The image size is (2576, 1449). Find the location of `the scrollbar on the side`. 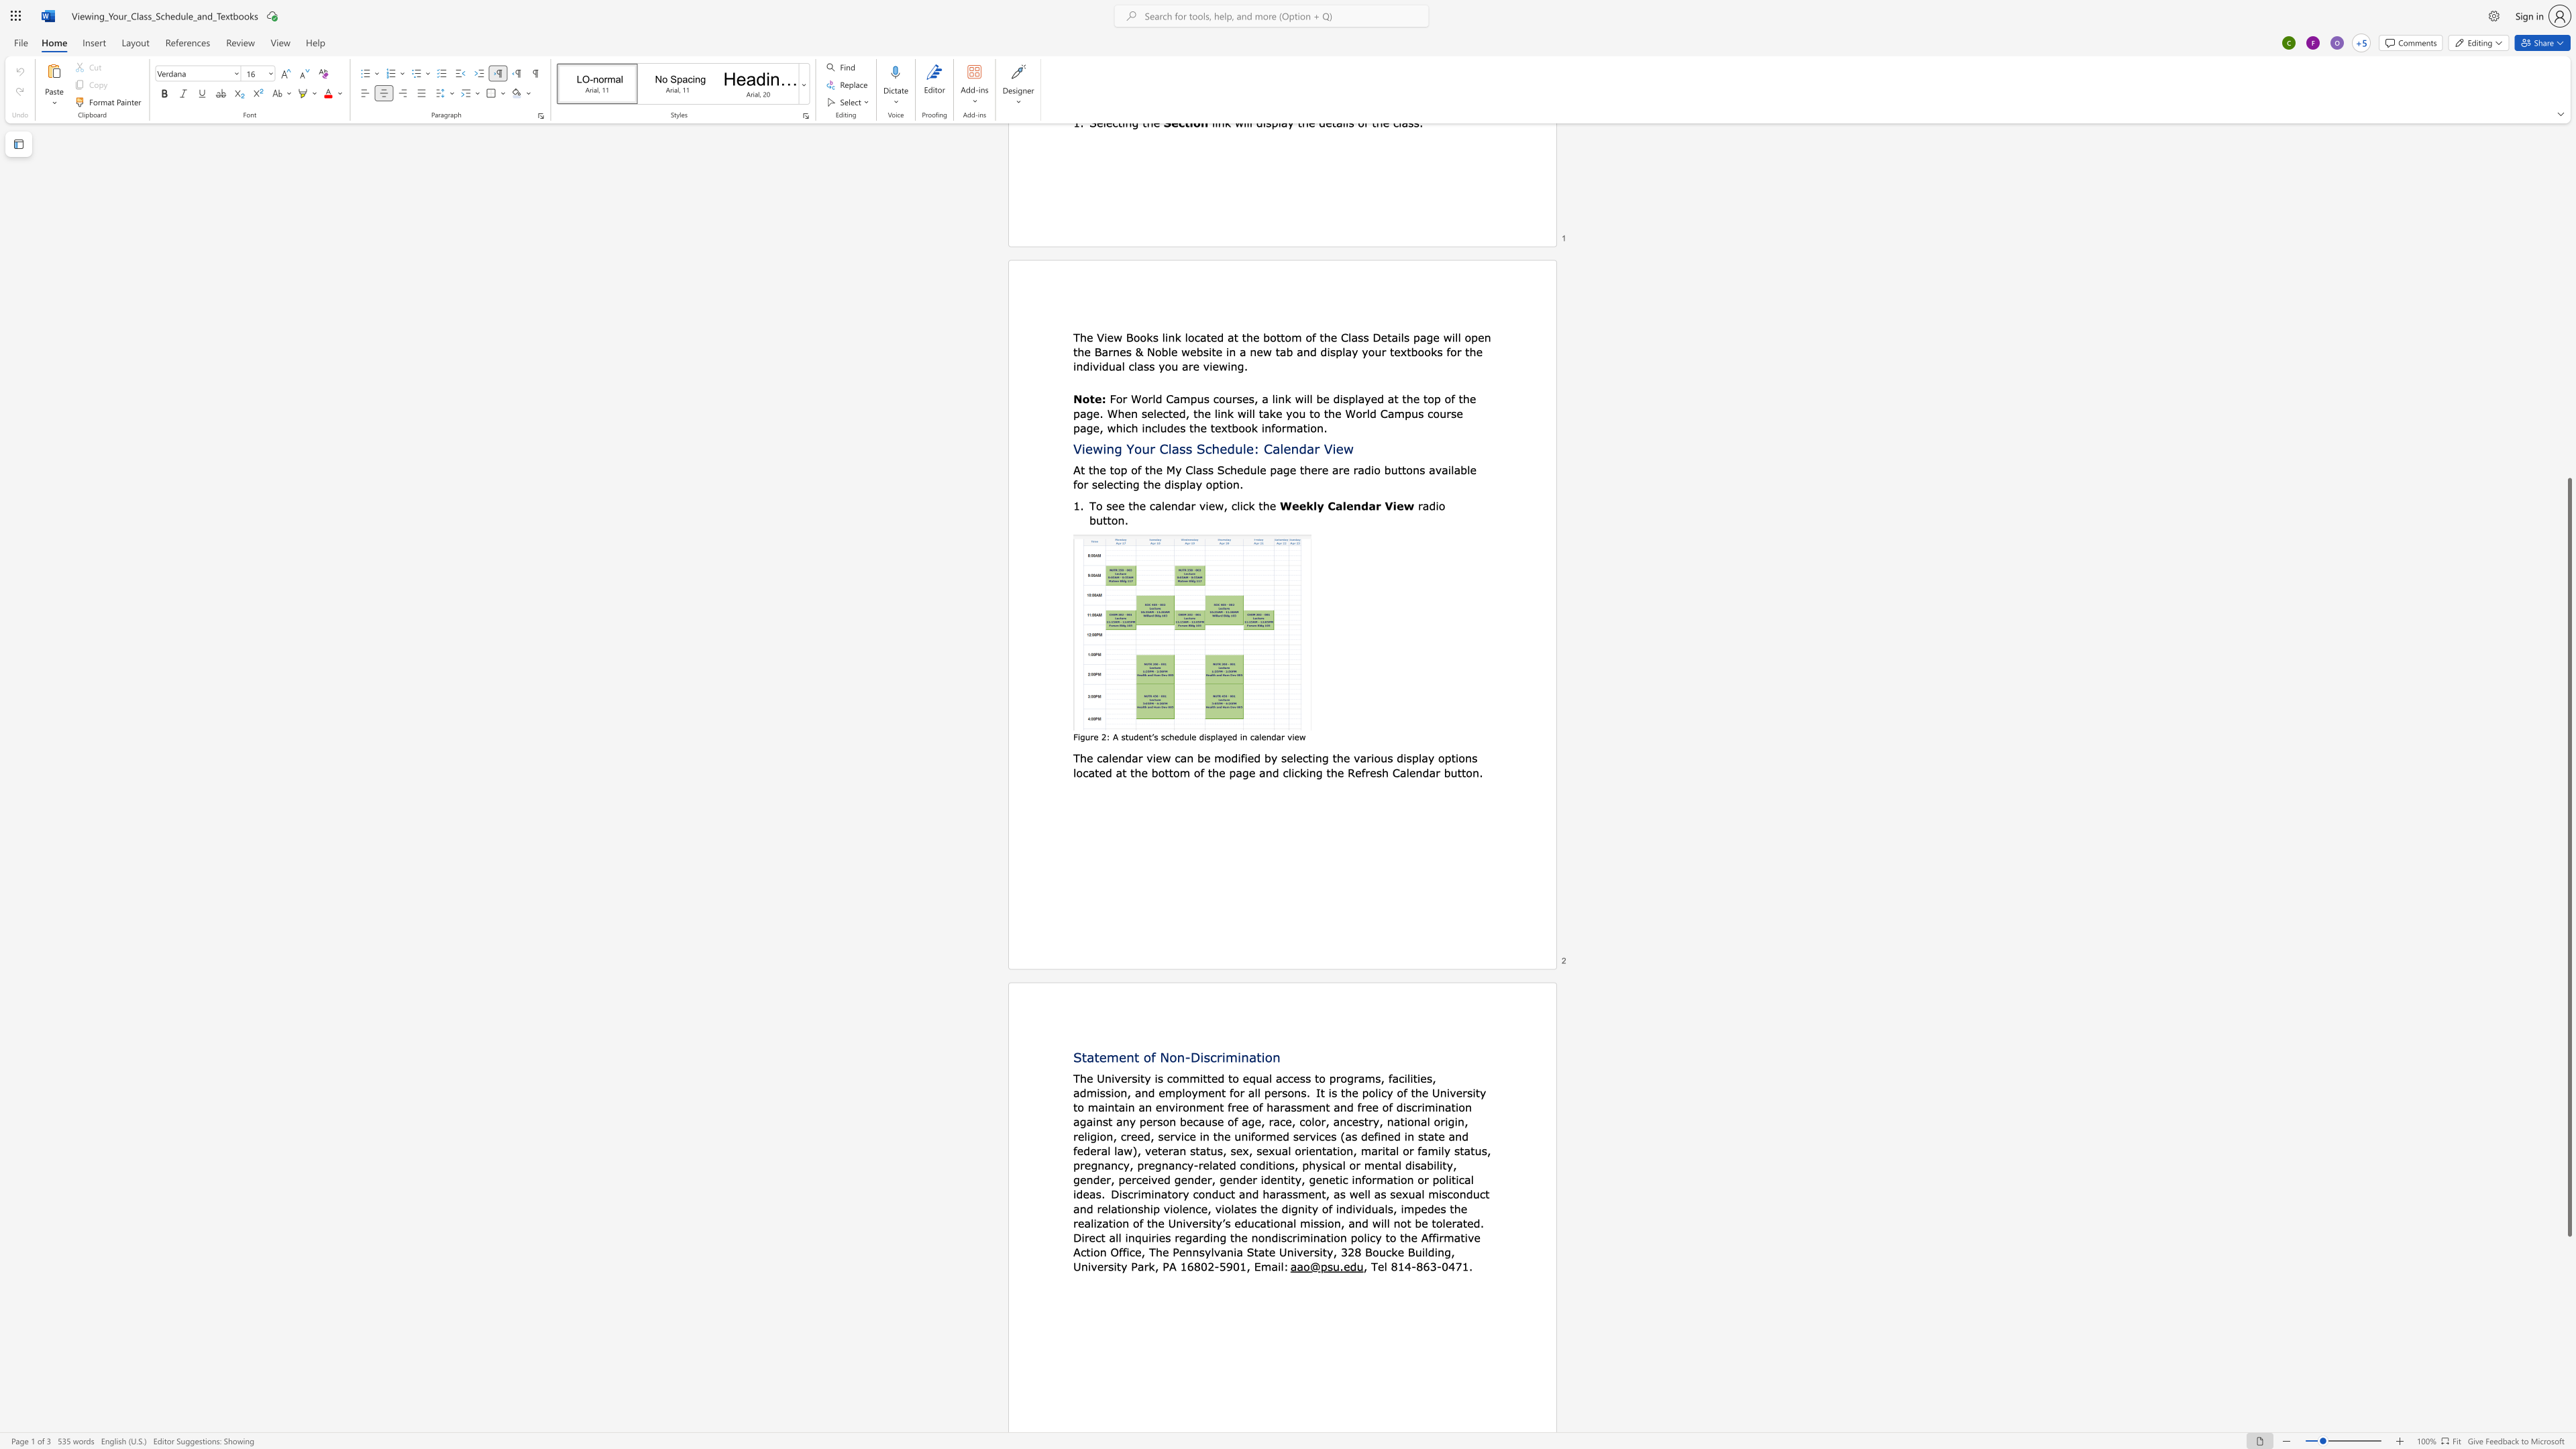

the scrollbar on the side is located at coordinates (2568, 414).